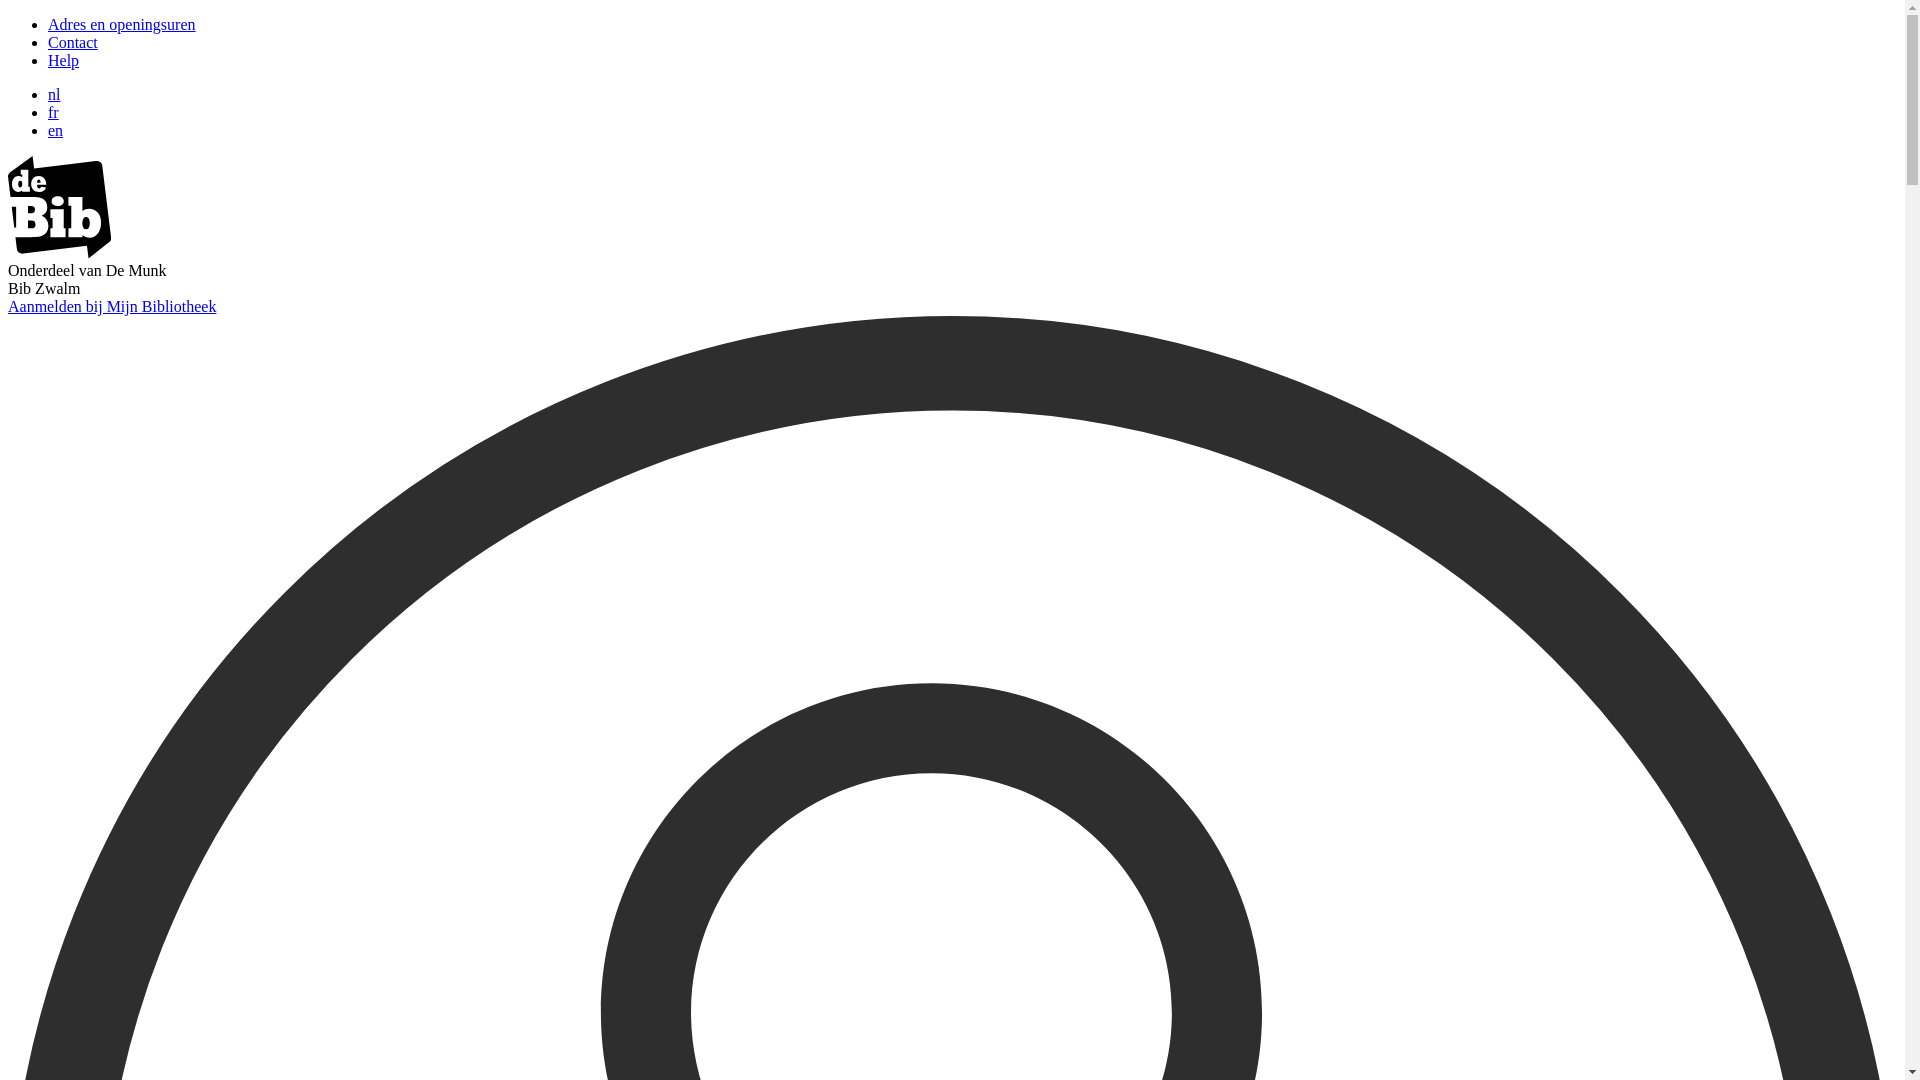 The width and height of the screenshot is (1920, 1080). Describe the element at coordinates (53, 94) in the screenshot. I see `'nl'` at that location.